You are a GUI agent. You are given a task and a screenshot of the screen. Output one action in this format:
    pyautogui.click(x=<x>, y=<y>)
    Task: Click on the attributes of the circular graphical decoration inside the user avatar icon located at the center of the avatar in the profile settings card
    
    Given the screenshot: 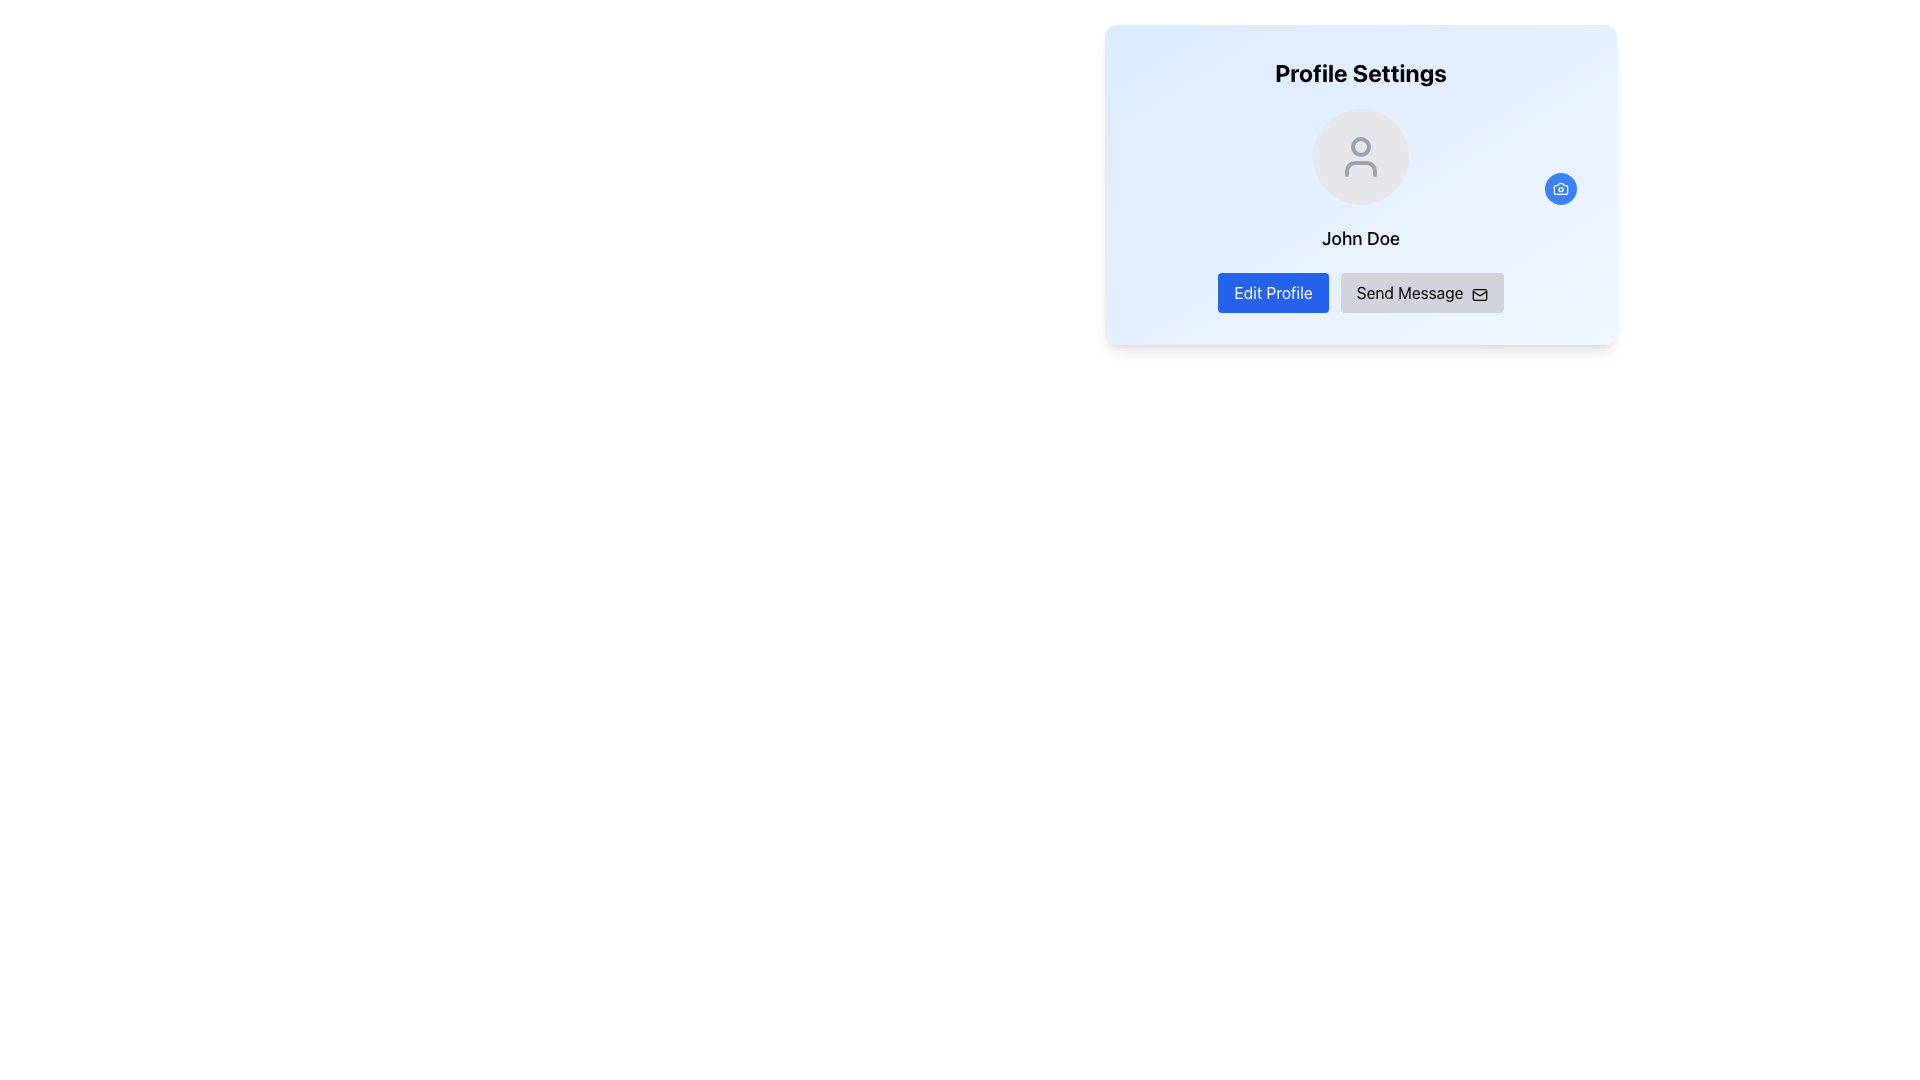 What is the action you would take?
    pyautogui.click(x=1360, y=145)
    